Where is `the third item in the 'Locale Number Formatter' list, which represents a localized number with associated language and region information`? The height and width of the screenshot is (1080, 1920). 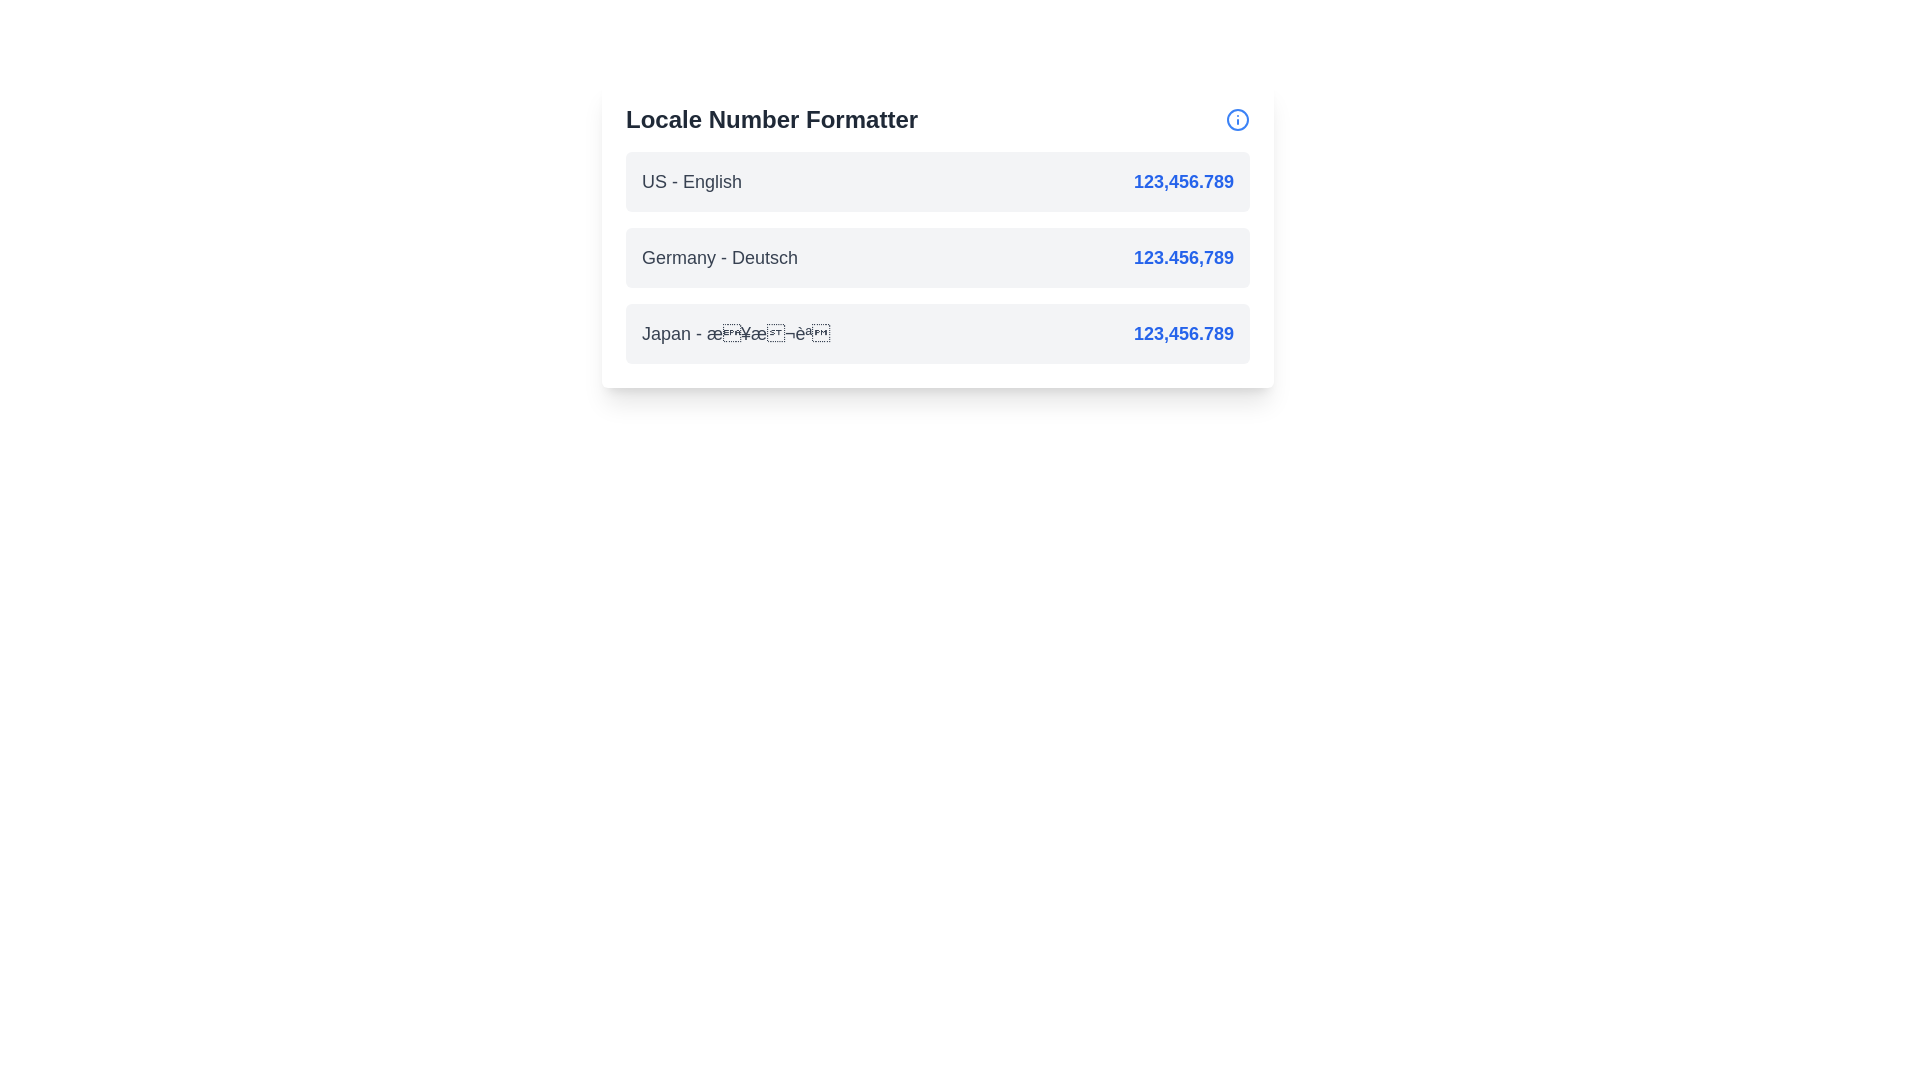
the third item in the 'Locale Number Formatter' list, which represents a localized number with associated language and region information is located at coordinates (936, 333).